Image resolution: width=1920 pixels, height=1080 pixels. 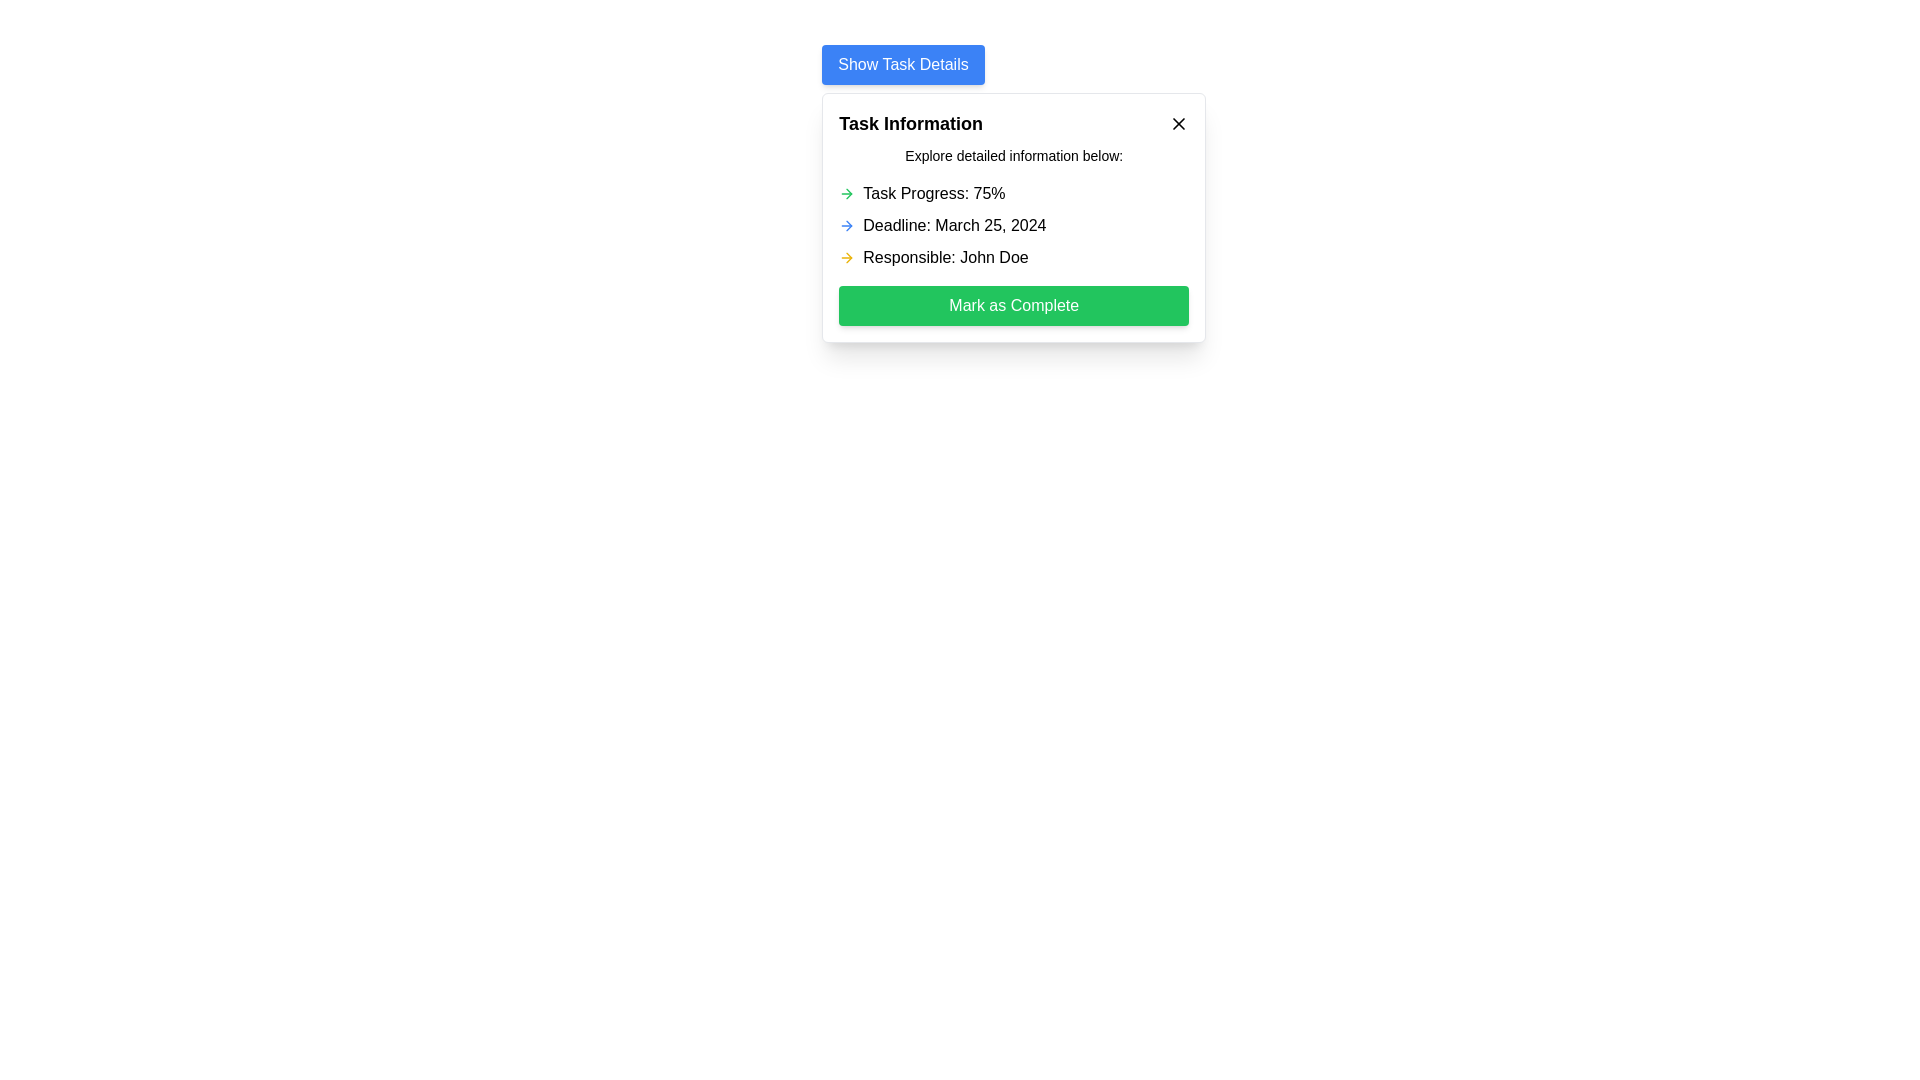 I want to click on the text header located at the top left of the modal dialog box, so click(x=910, y=123).